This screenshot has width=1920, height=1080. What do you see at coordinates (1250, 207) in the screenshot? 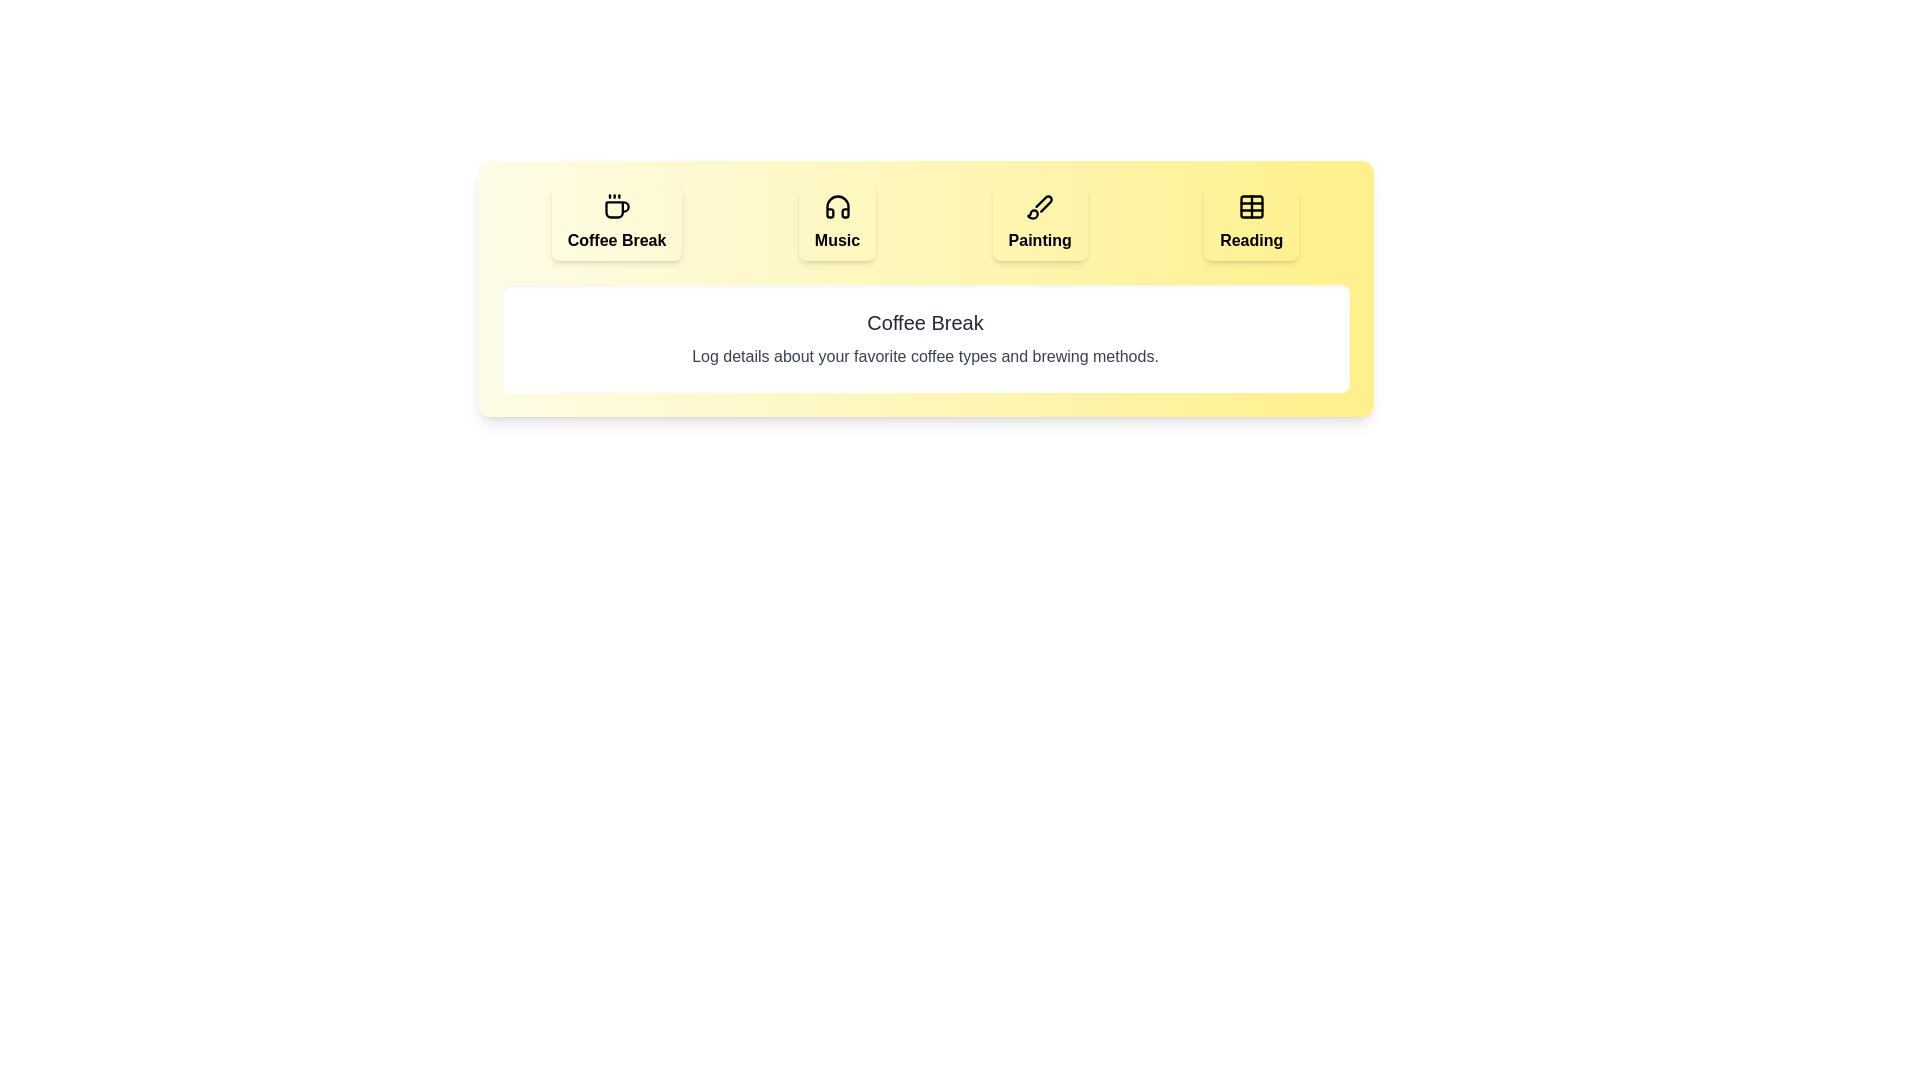
I see `the yellow rounded rectangle visual icon component located in the 'Reading' tab, positioned to the right of the 'Painting' tab in the horizontal menu` at bounding box center [1250, 207].